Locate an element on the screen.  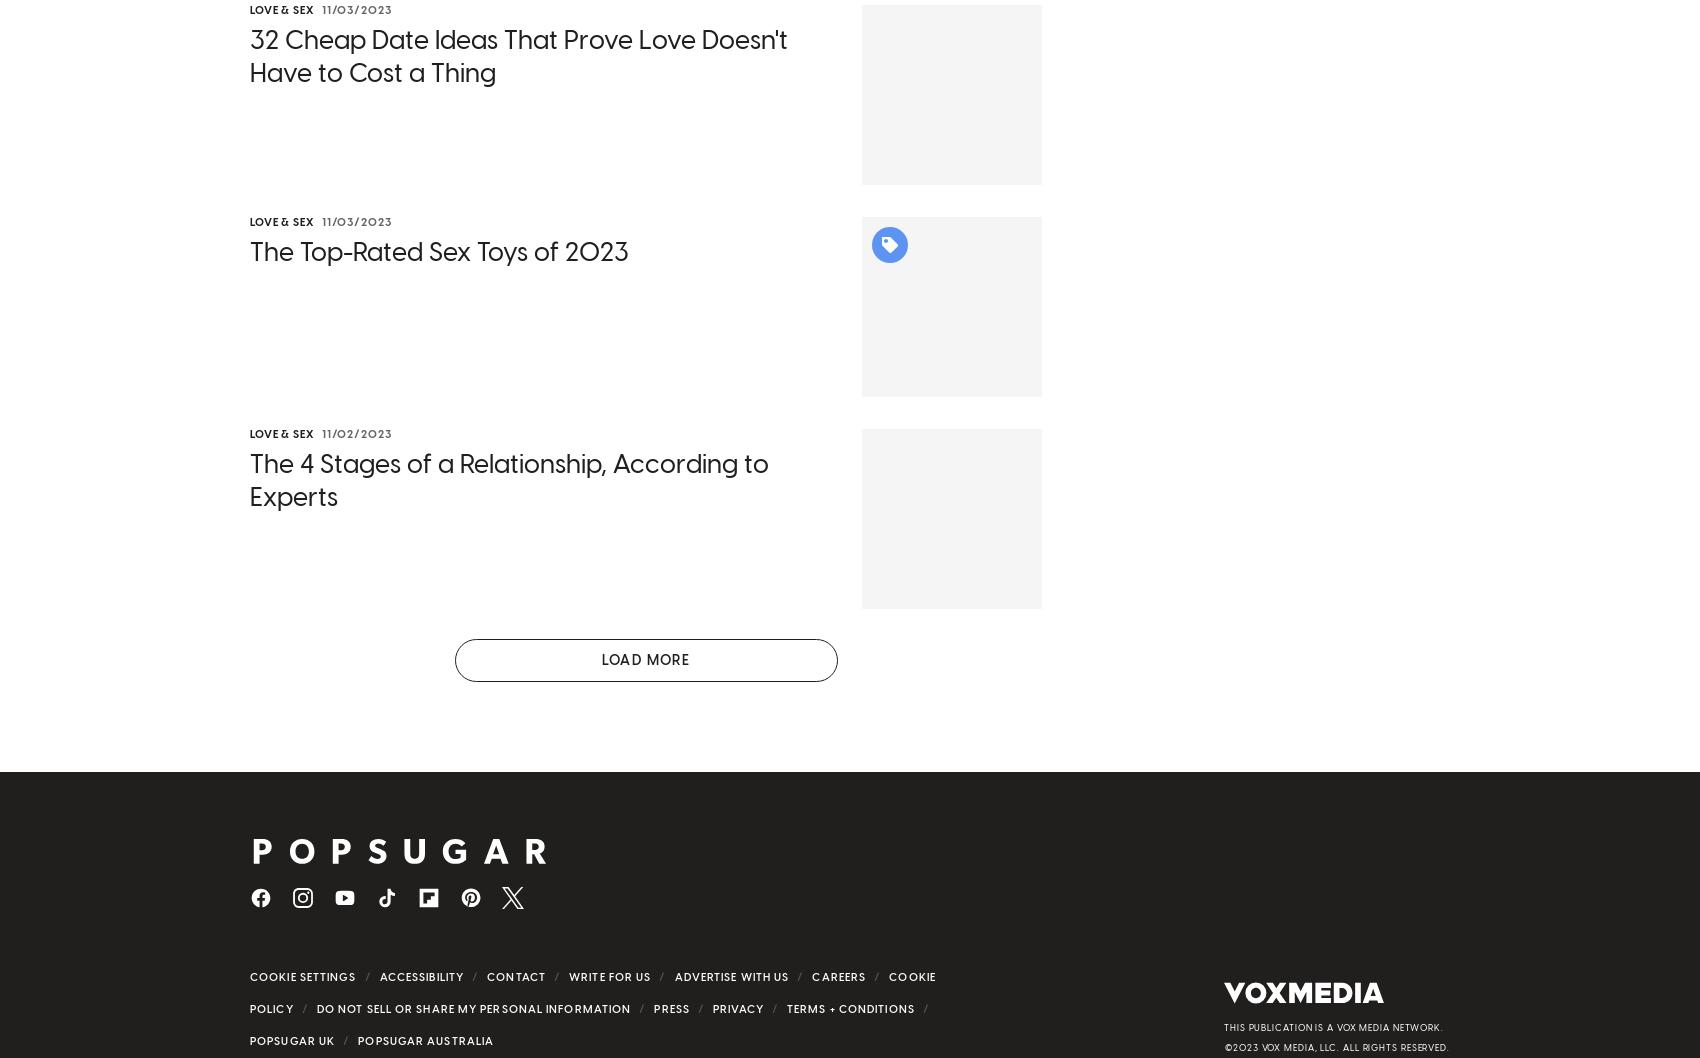
'While there are many public-sector steps to be taken, companies can also strengthen their childcare benefits. "Parents should tap into whatever benefits are offered through their employer, starting with a pretax' is located at coordinates (250, 743).